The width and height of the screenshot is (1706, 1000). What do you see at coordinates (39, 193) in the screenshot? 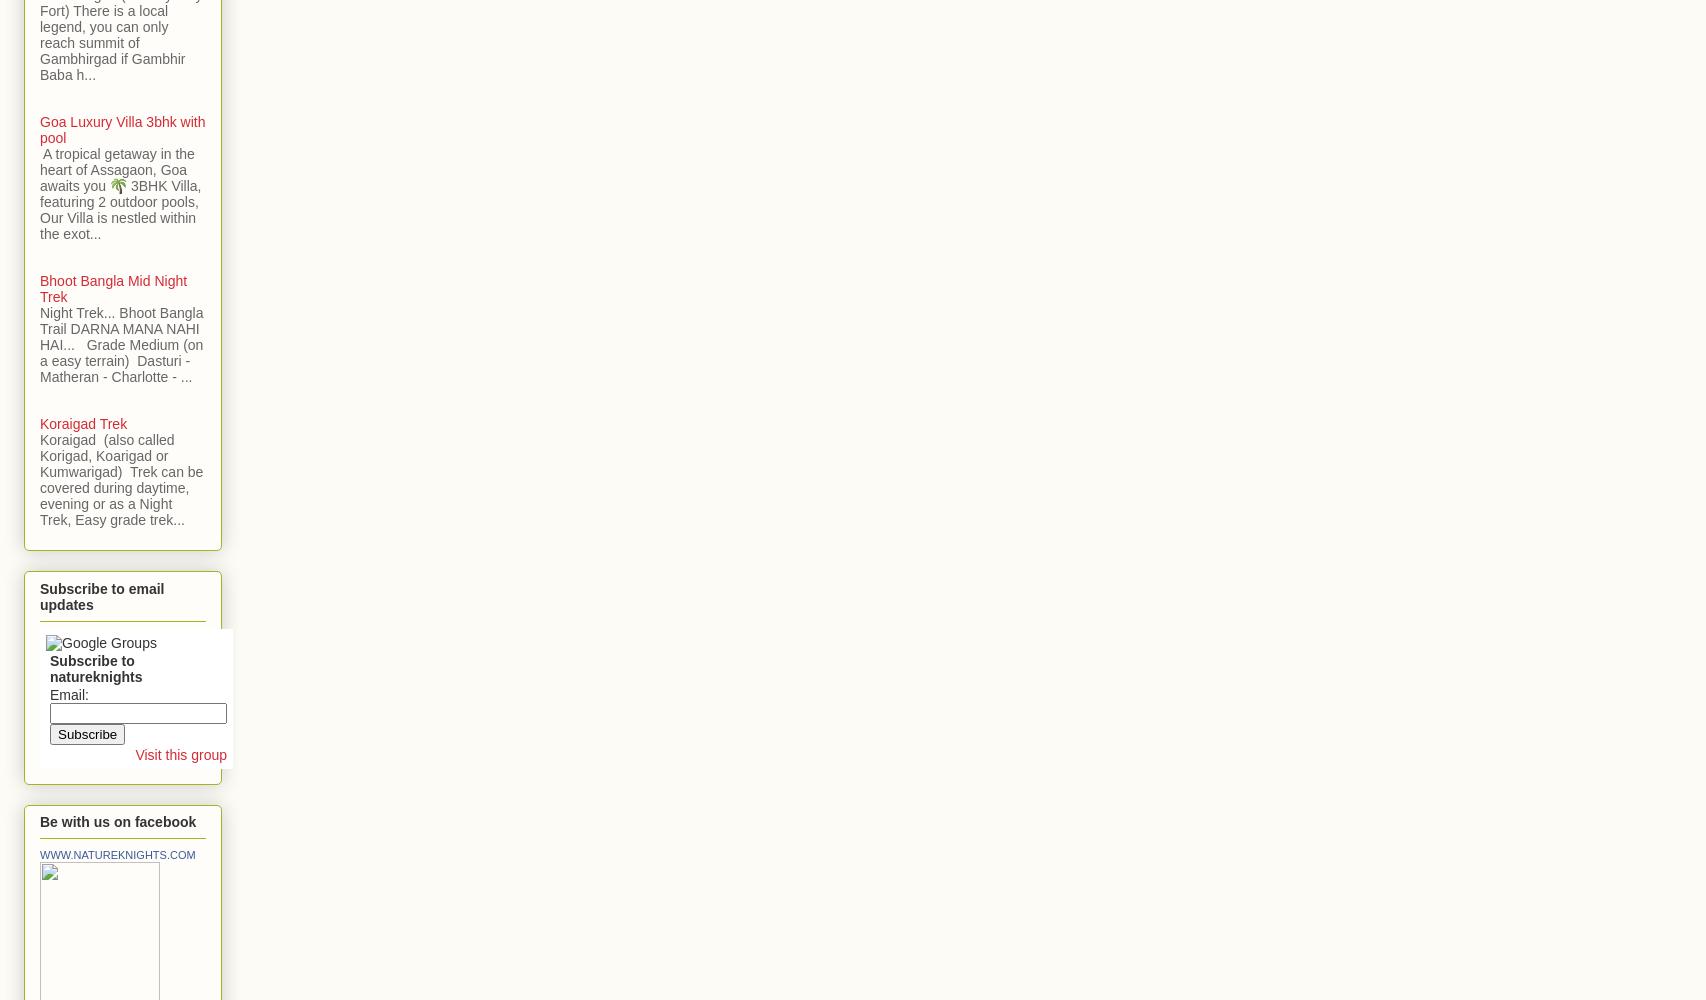
I see `'A tropical getaway in the heart of Assagaon, Goa awaits you 🌴 3BHK Villa,  featuring 2 outdoor pools, Our Villa is nestled within the exot...'` at bounding box center [39, 193].